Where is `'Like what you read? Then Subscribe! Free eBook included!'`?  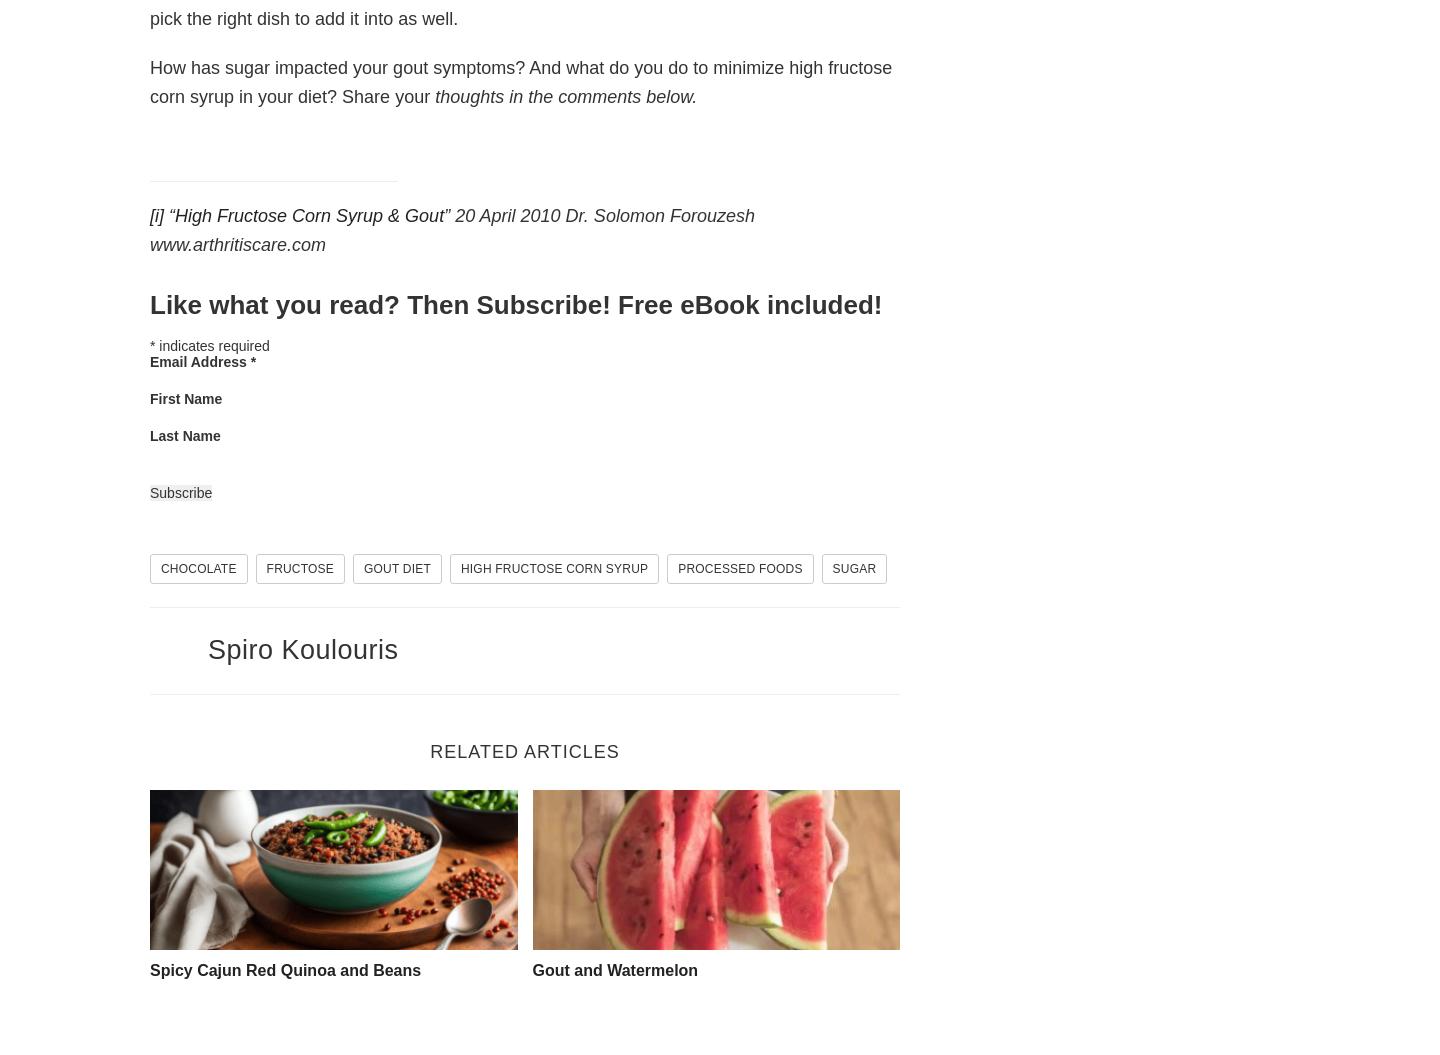
'Like what you read? Then Subscribe! Free eBook included!' is located at coordinates (514, 303).